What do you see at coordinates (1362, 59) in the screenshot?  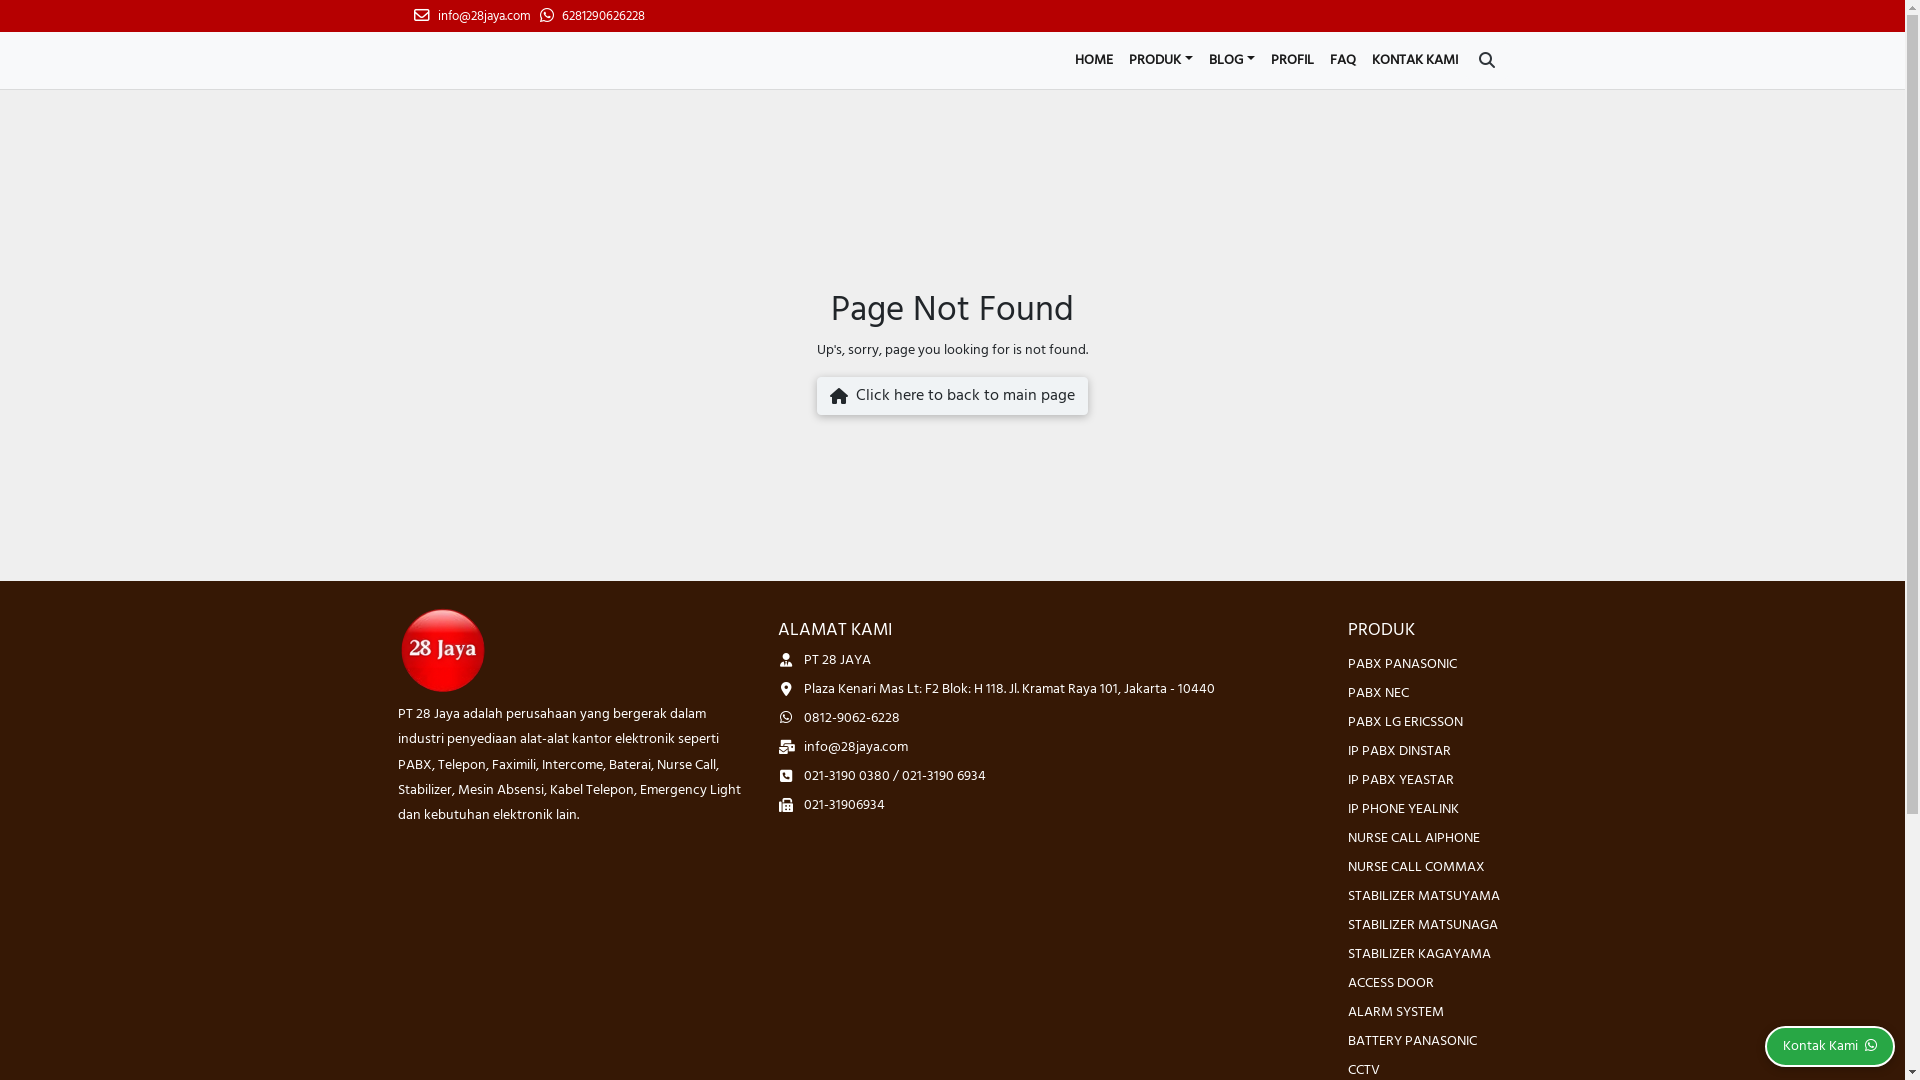 I see `'KONTAK KAMI'` at bounding box center [1362, 59].